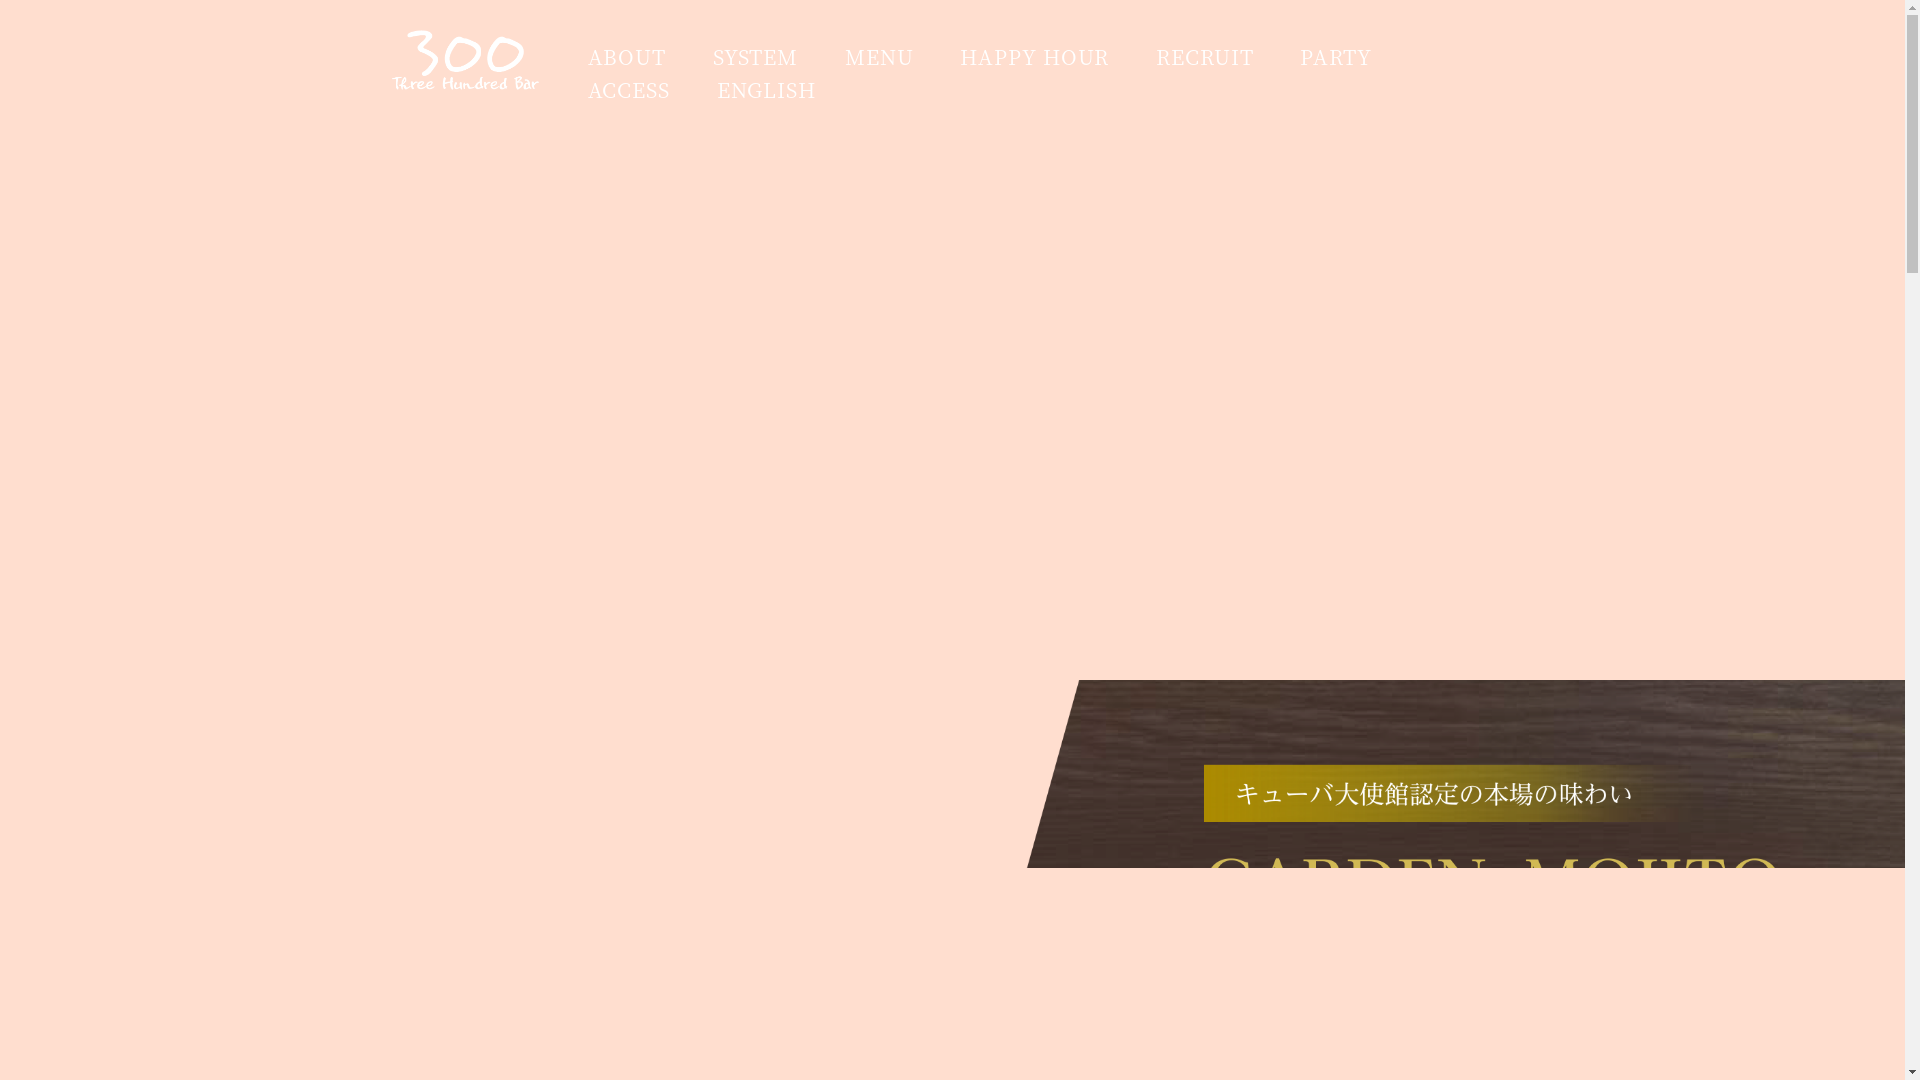 This screenshot has height=1080, width=1920. Describe the element at coordinates (1203, 56) in the screenshot. I see `'RECRUIT'` at that location.